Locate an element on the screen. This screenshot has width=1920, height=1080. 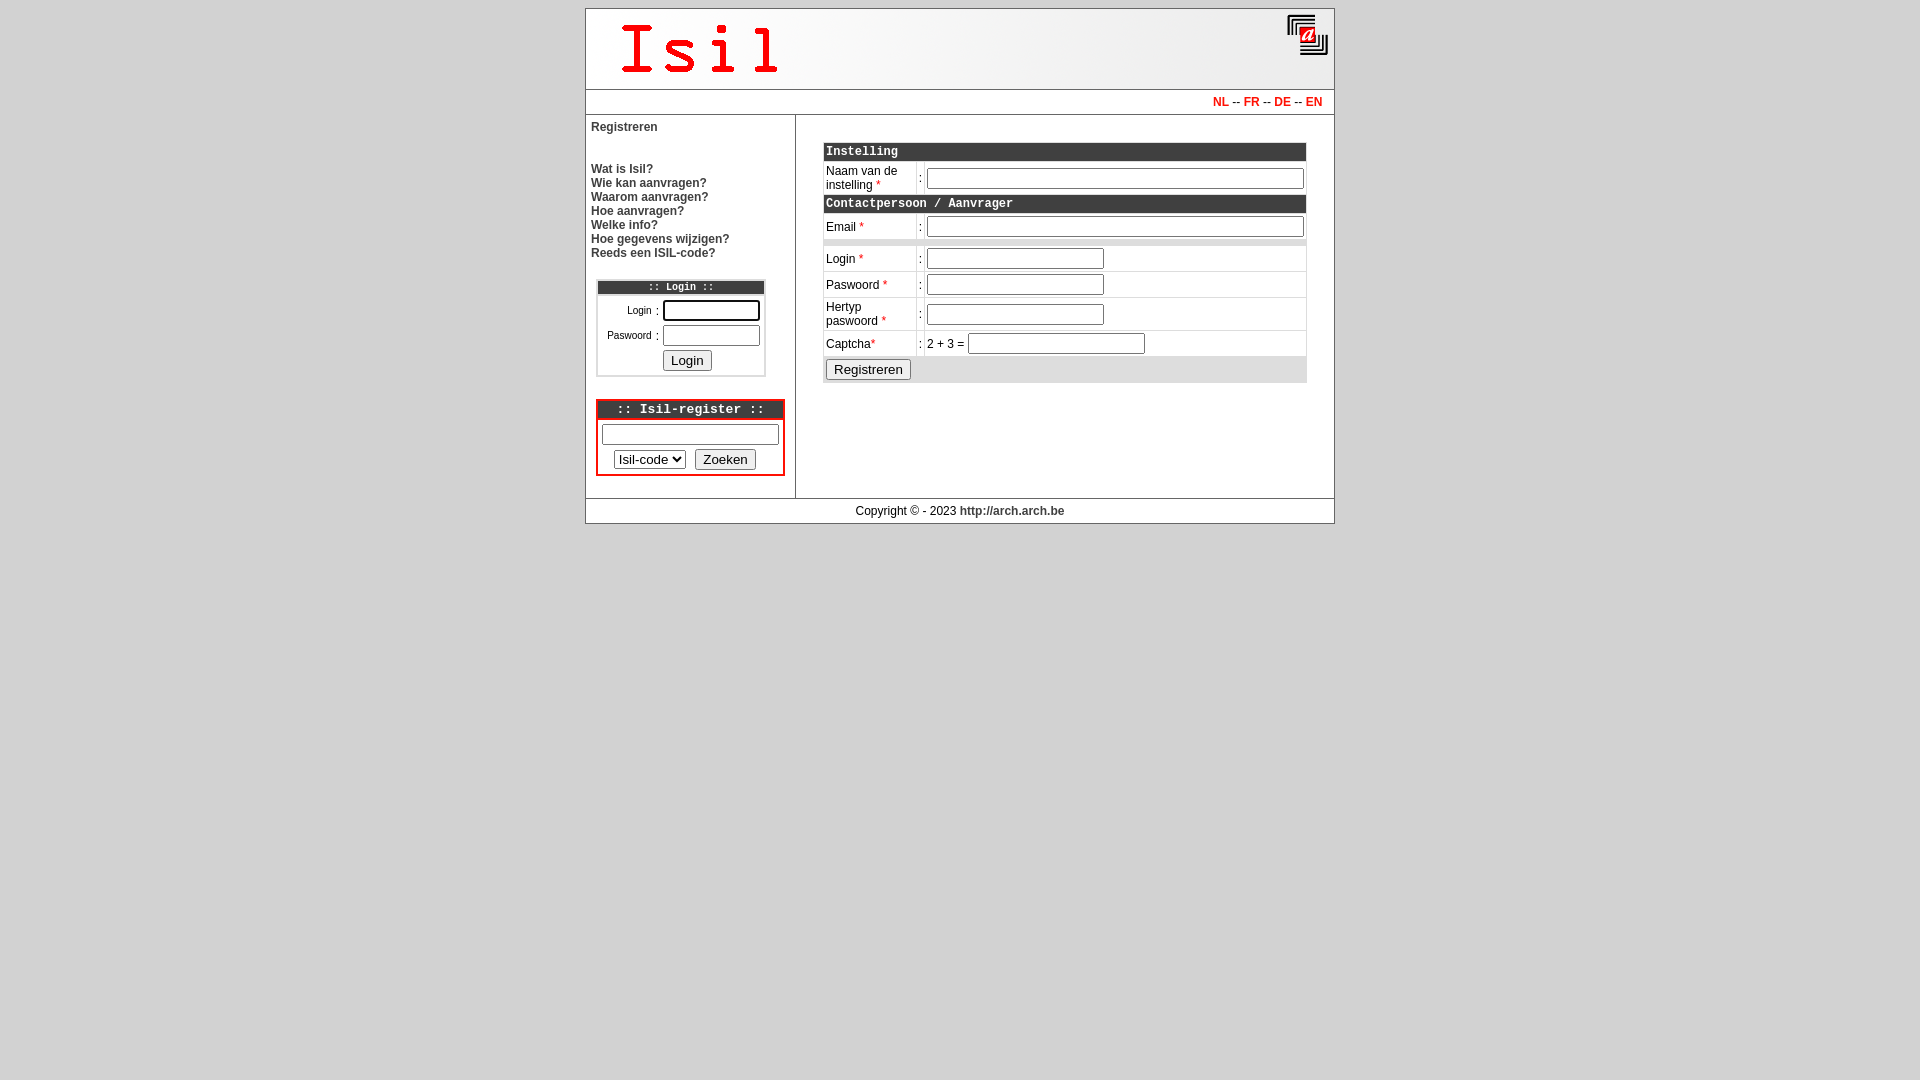
'Hoe aanvragen?' is located at coordinates (636, 211).